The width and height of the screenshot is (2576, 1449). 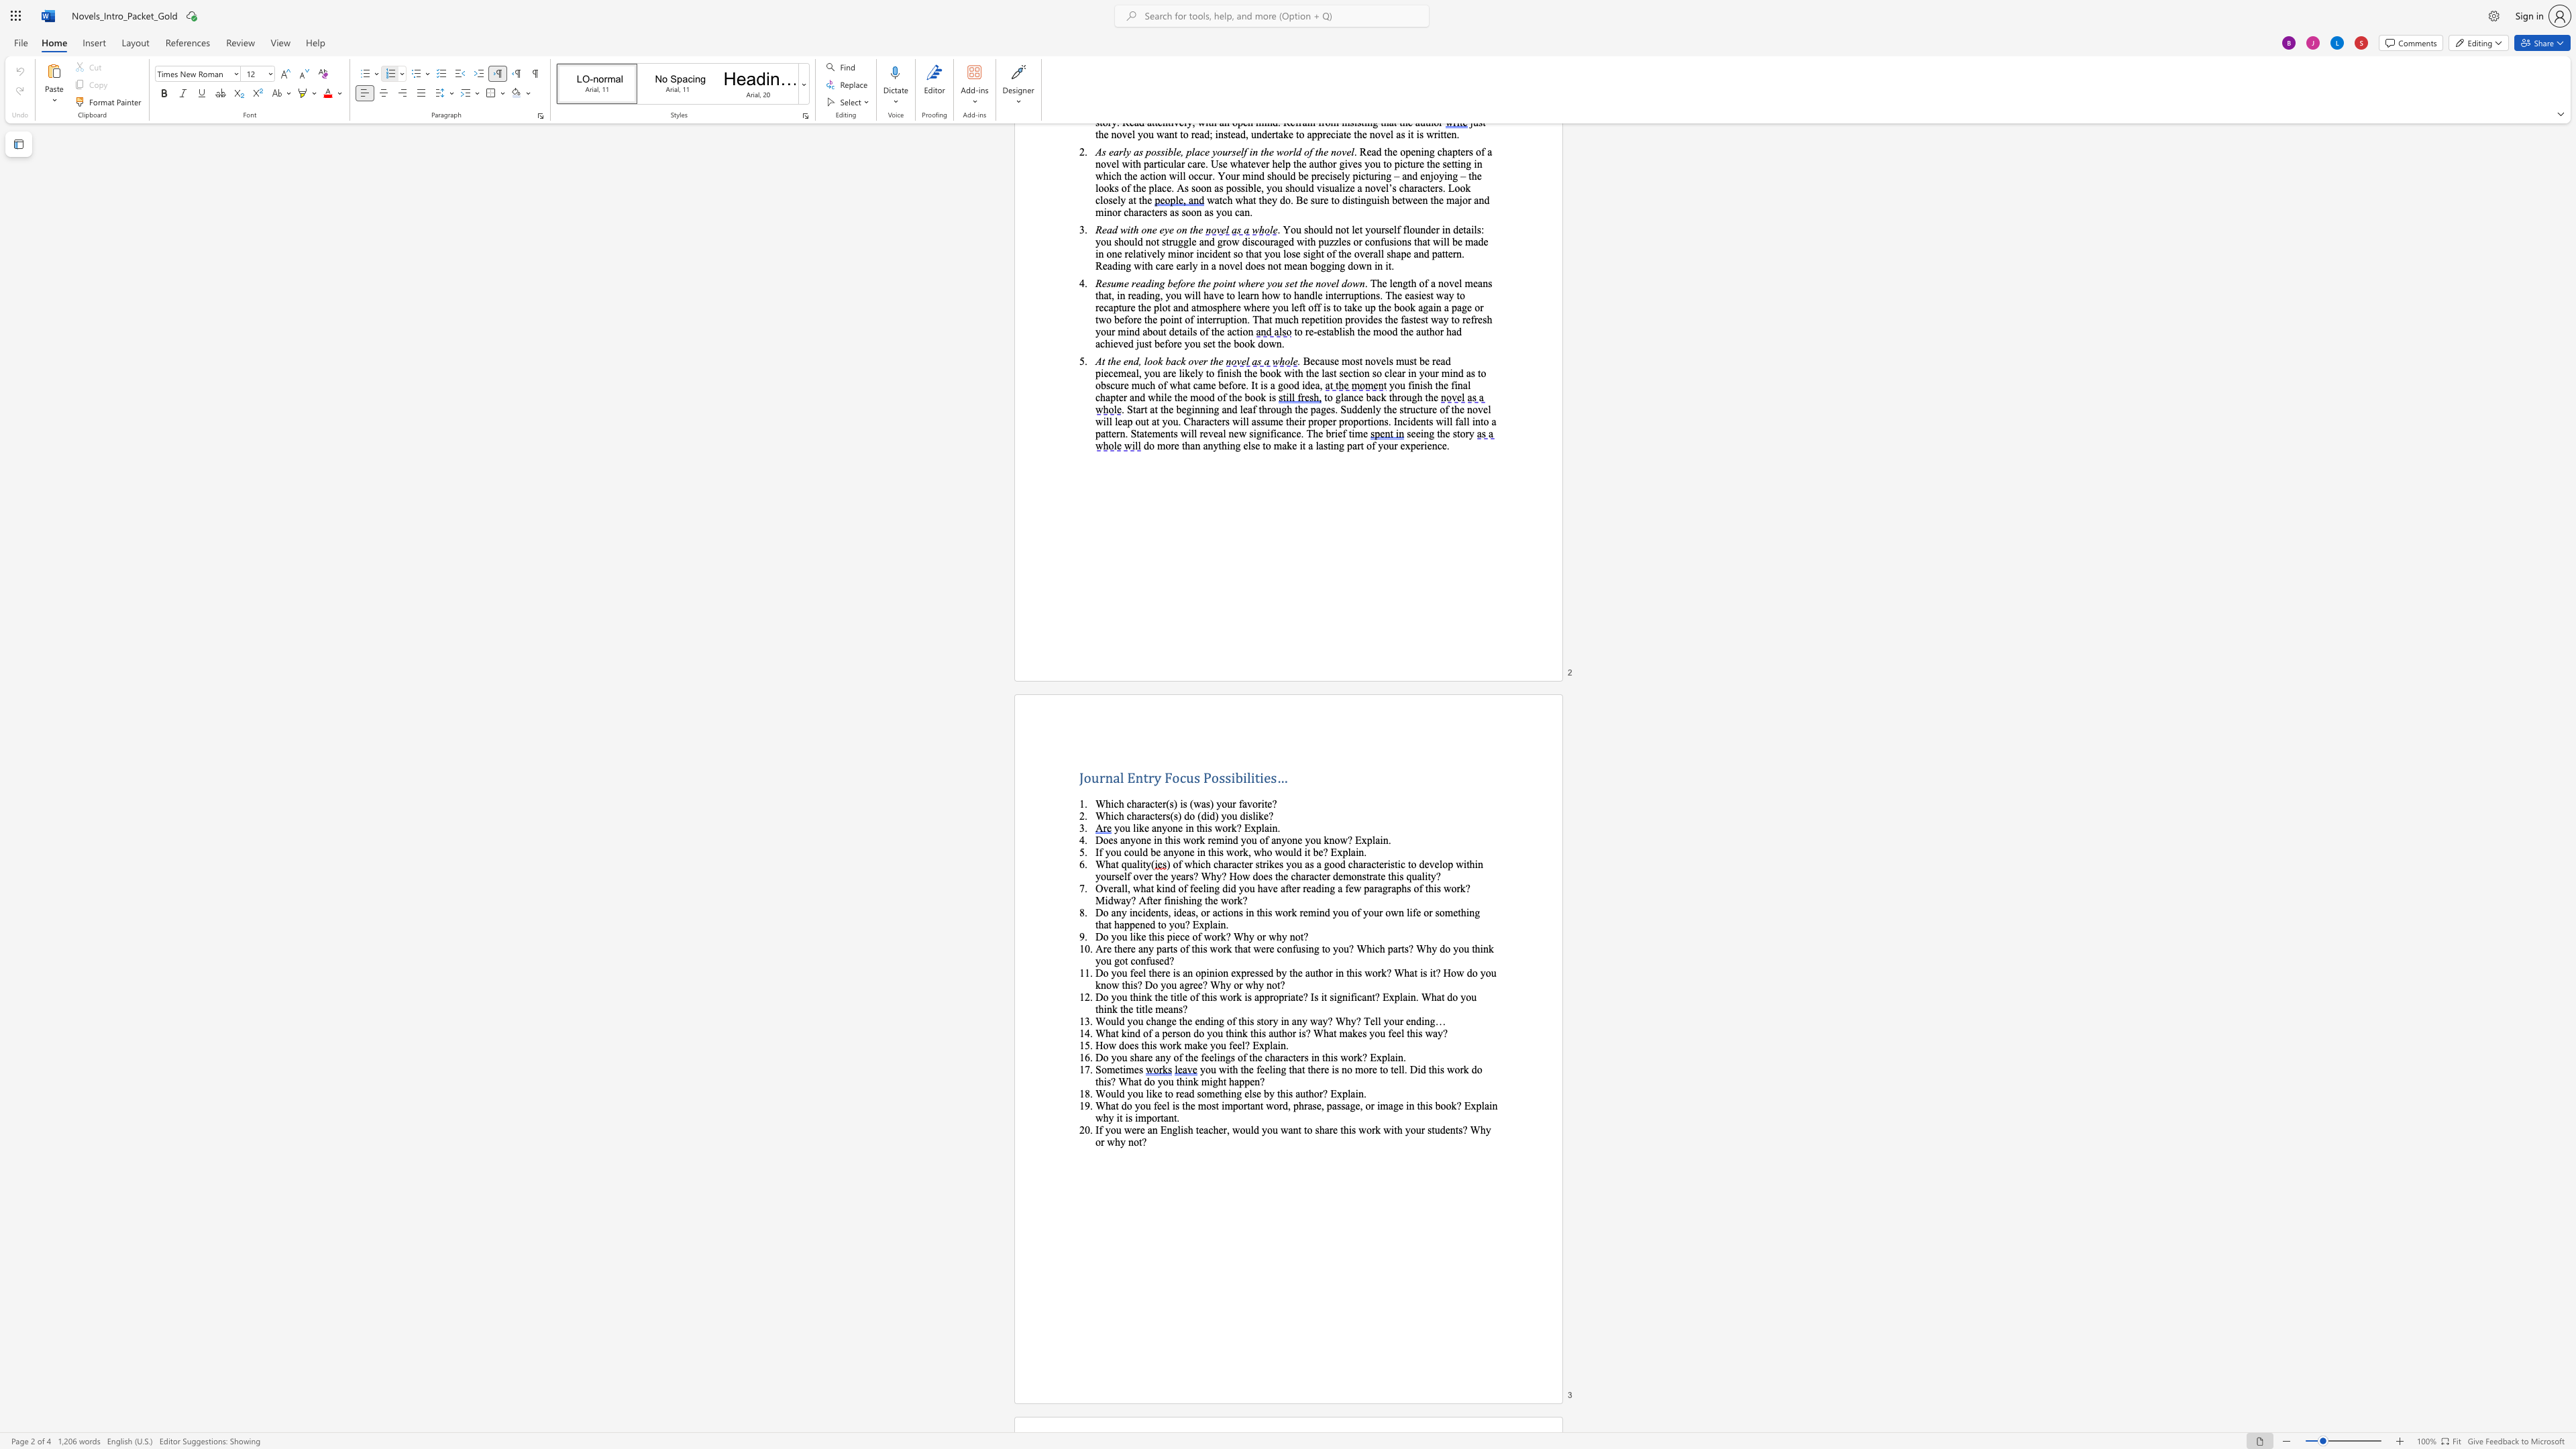 What do you see at coordinates (1099, 1057) in the screenshot?
I see `the 1th character "D" in the text` at bounding box center [1099, 1057].